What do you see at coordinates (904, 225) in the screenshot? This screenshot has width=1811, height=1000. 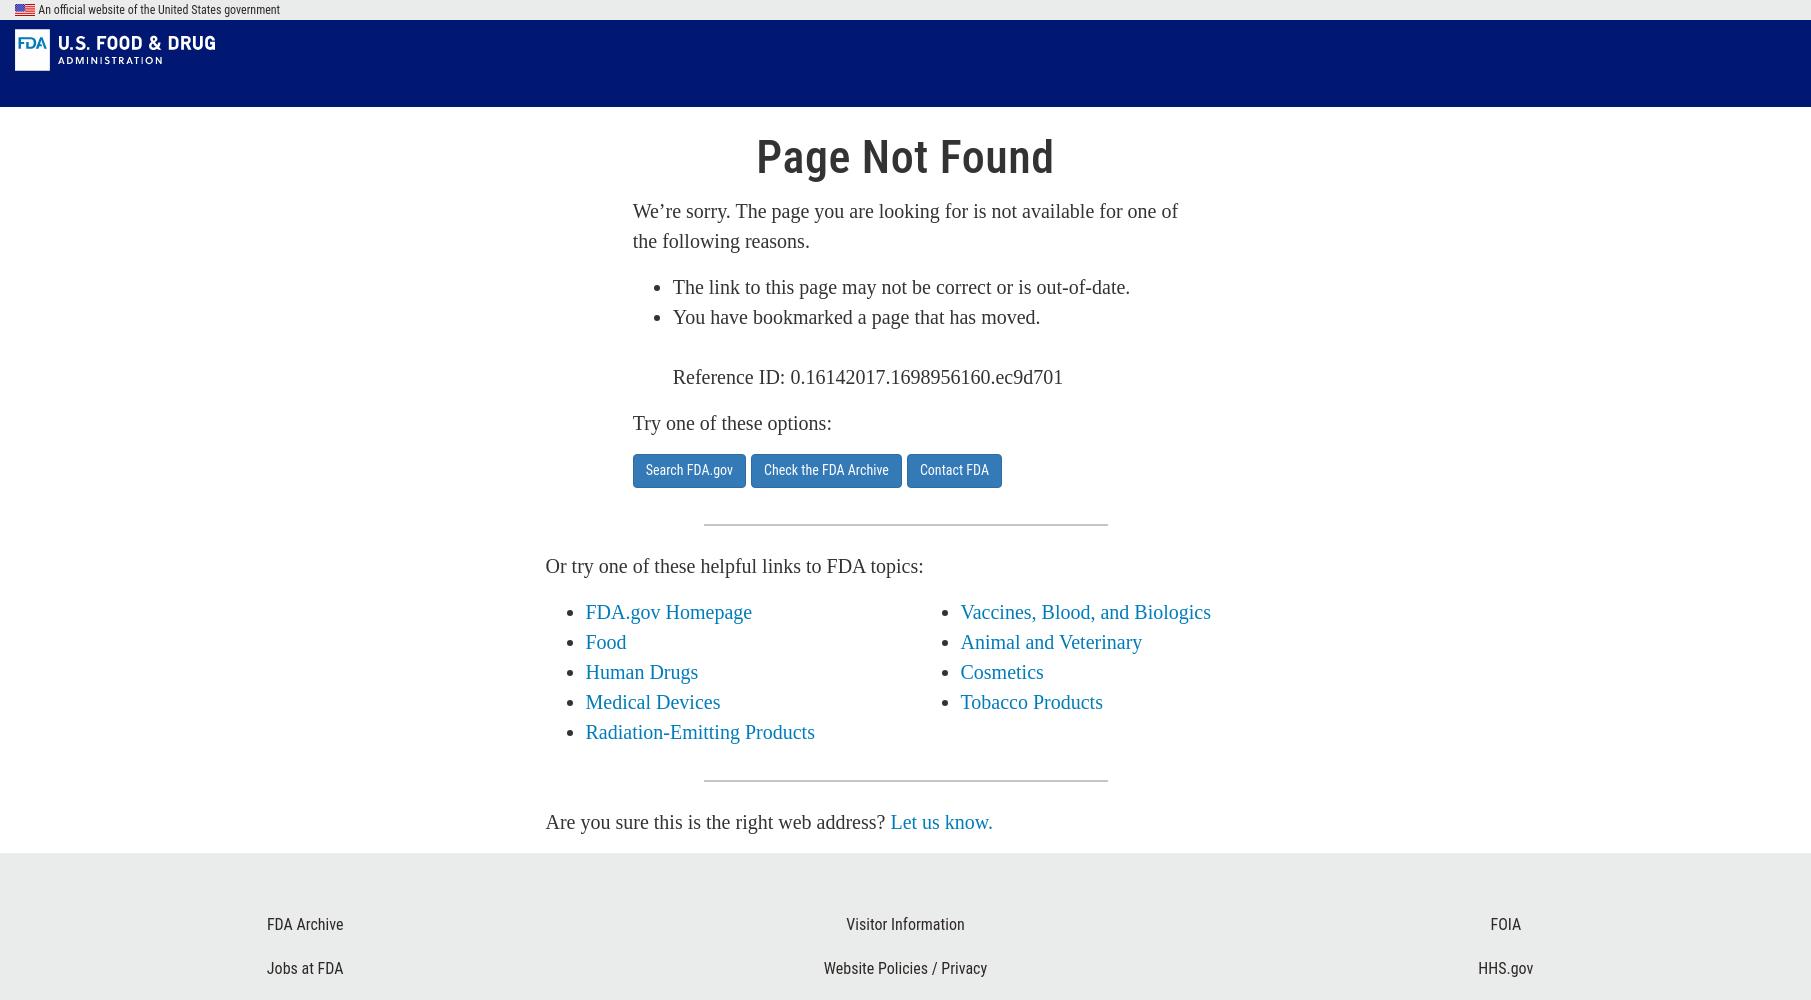 I see `'We’re sorry. The page you are looking for is not available for one of the following reasons.'` at bounding box center [904, 225].